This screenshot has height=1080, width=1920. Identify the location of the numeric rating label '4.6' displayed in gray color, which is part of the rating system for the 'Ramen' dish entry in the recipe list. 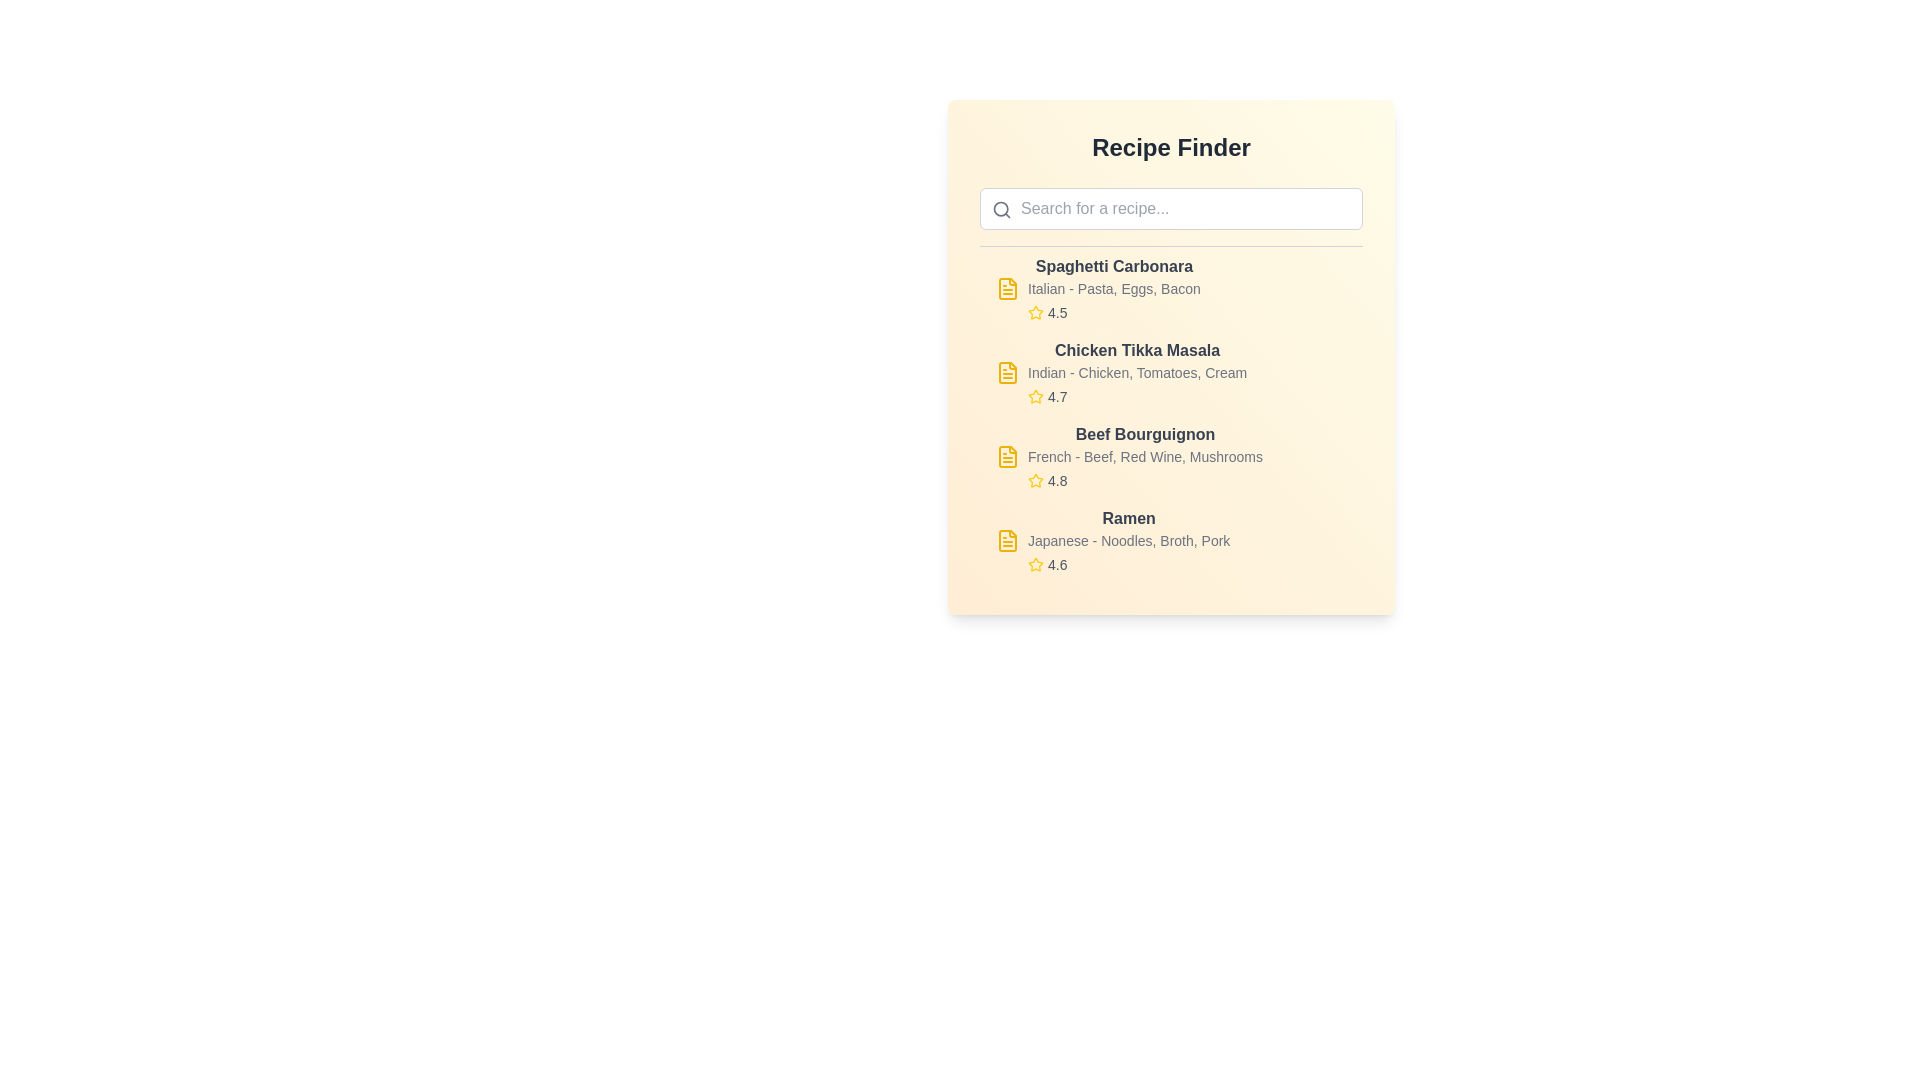
(1056, 564).